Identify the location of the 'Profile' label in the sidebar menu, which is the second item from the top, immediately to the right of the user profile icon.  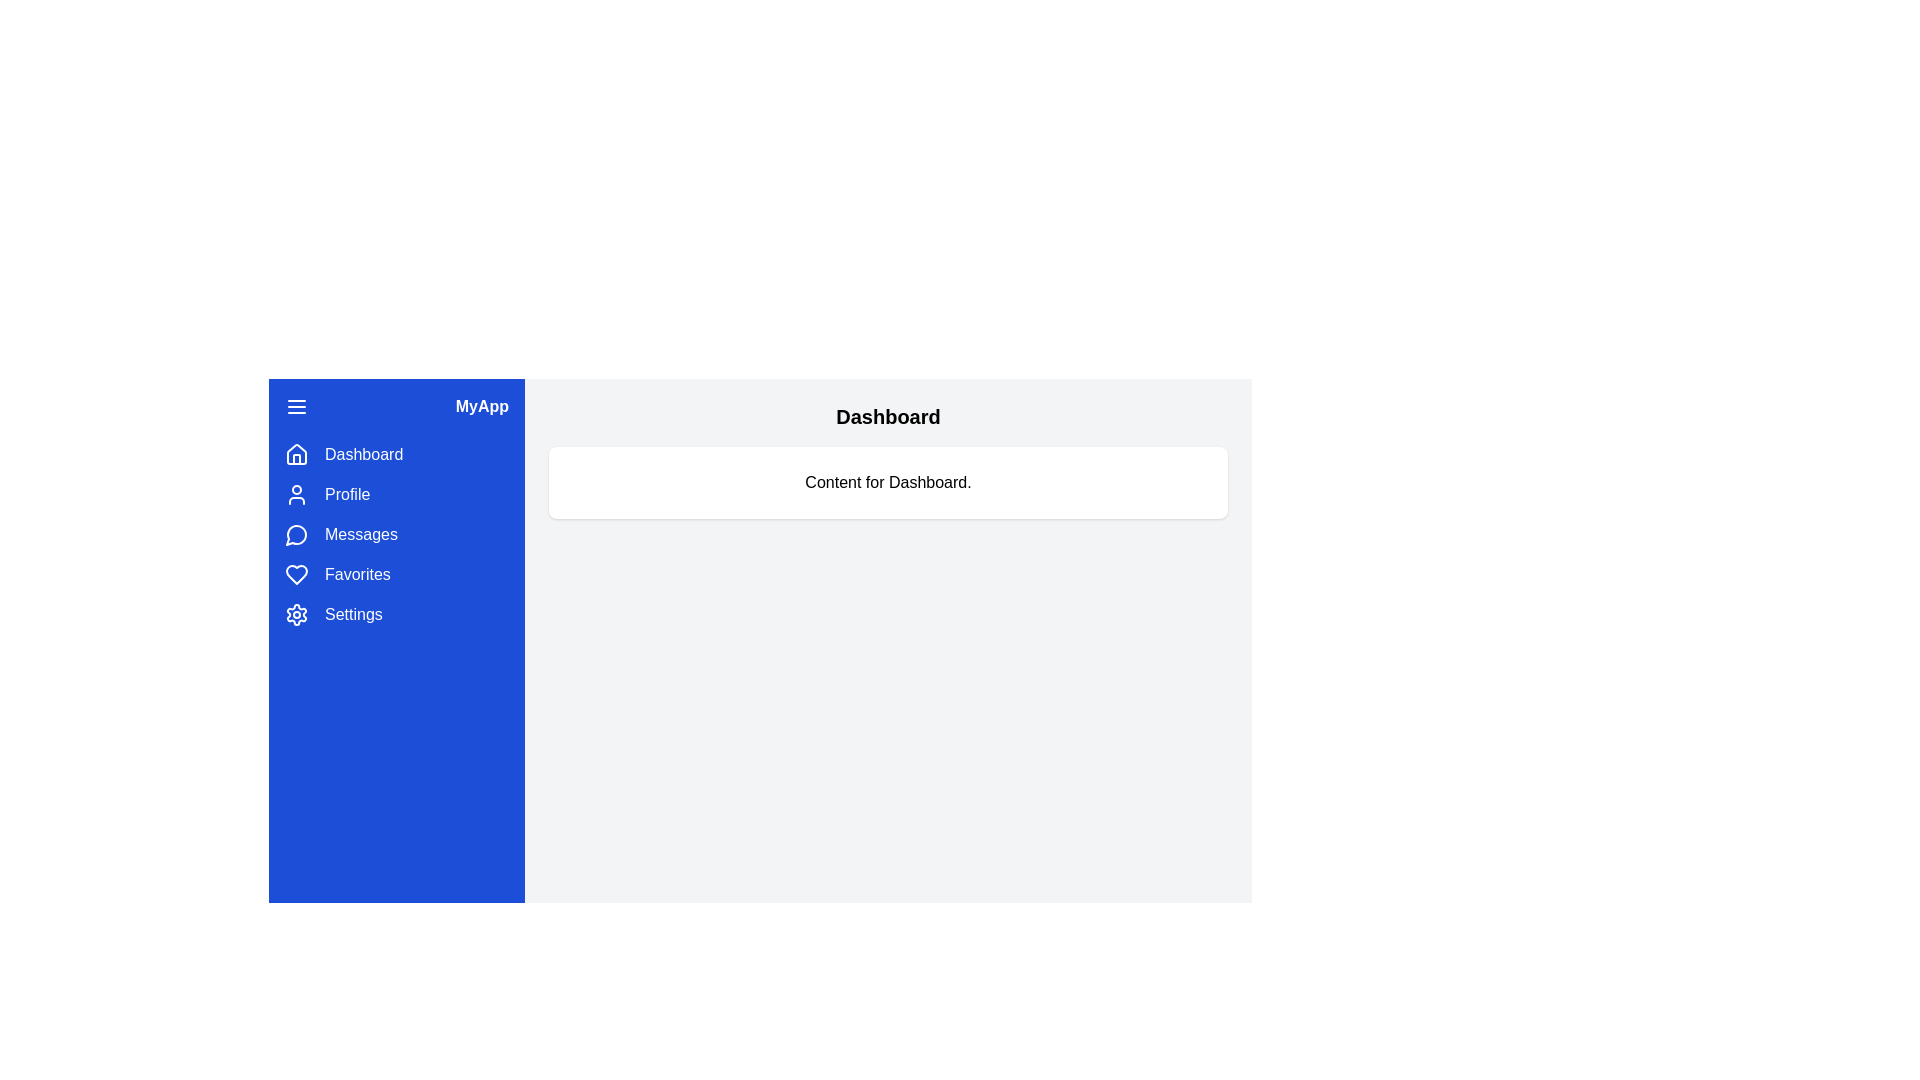
(347, 494).